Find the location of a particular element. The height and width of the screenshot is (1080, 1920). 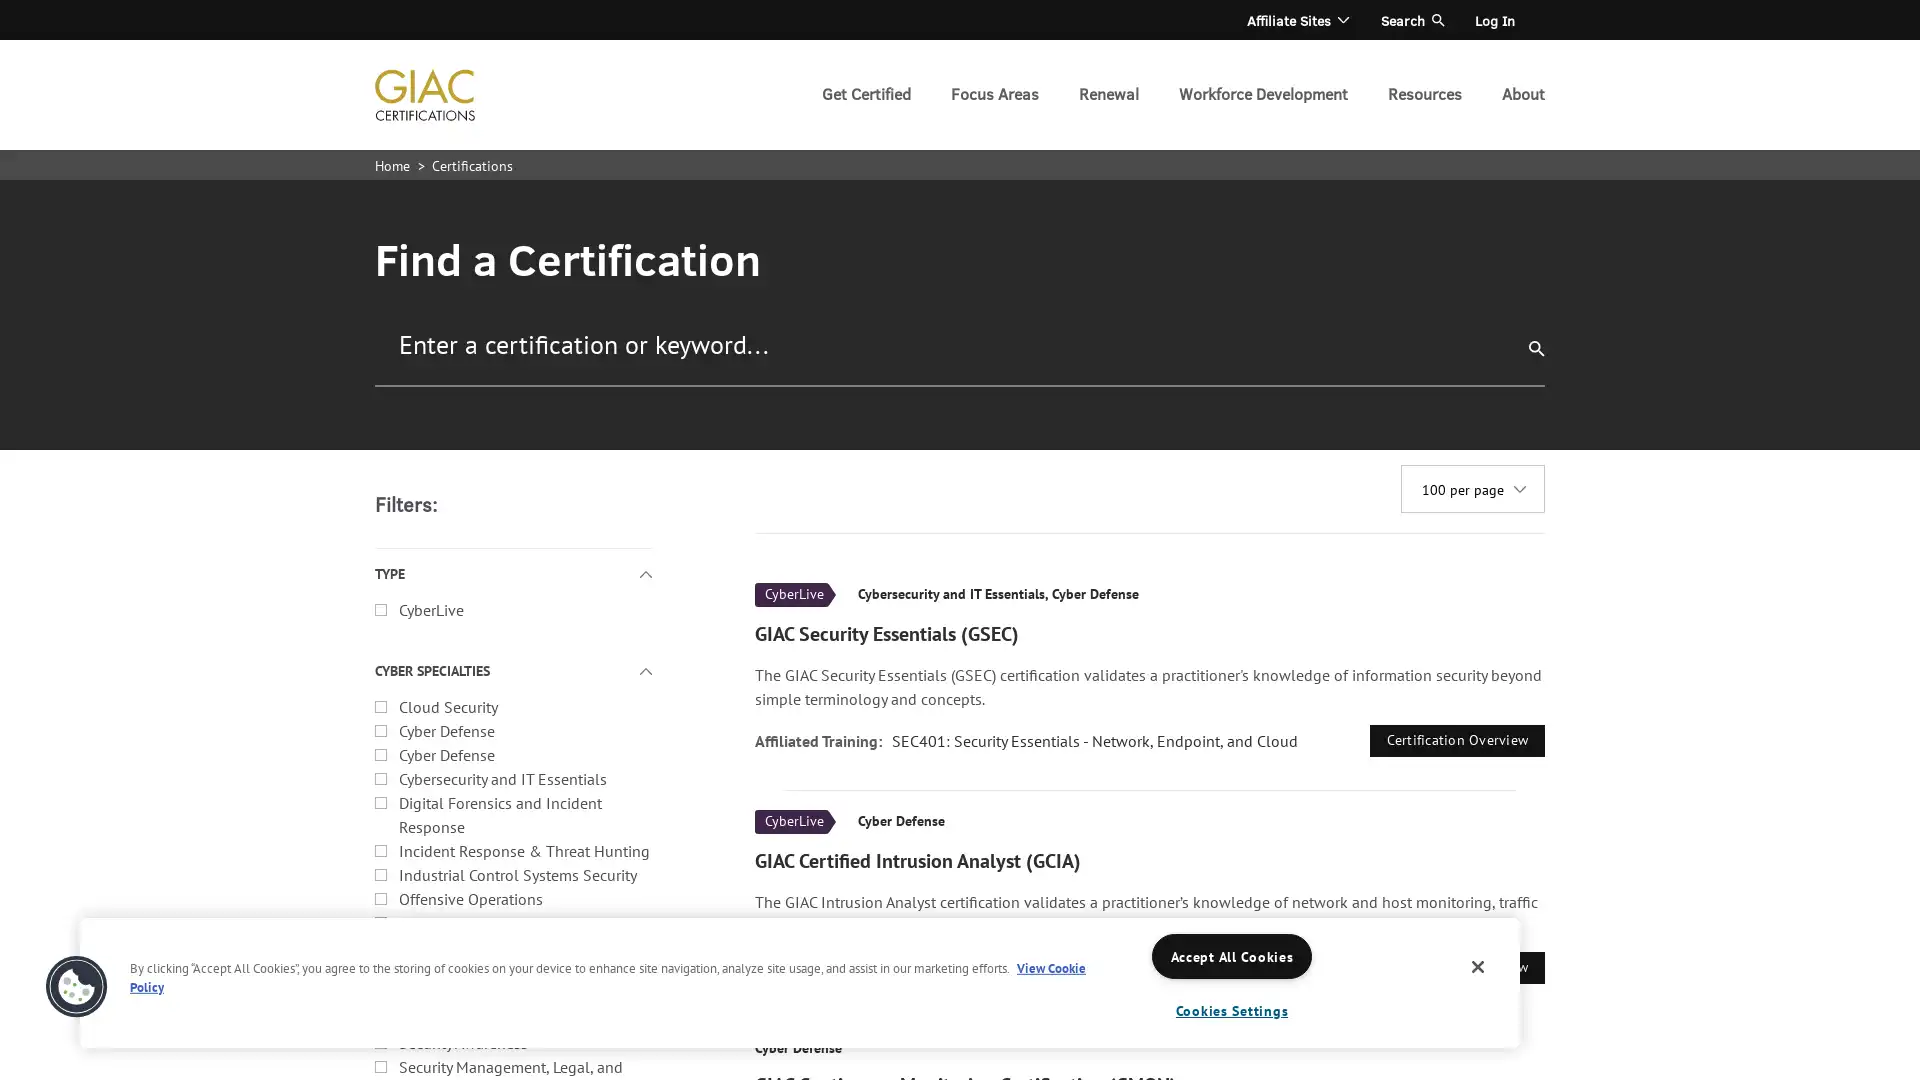

Accept All Cookies is located at coordinates (1231, 955).